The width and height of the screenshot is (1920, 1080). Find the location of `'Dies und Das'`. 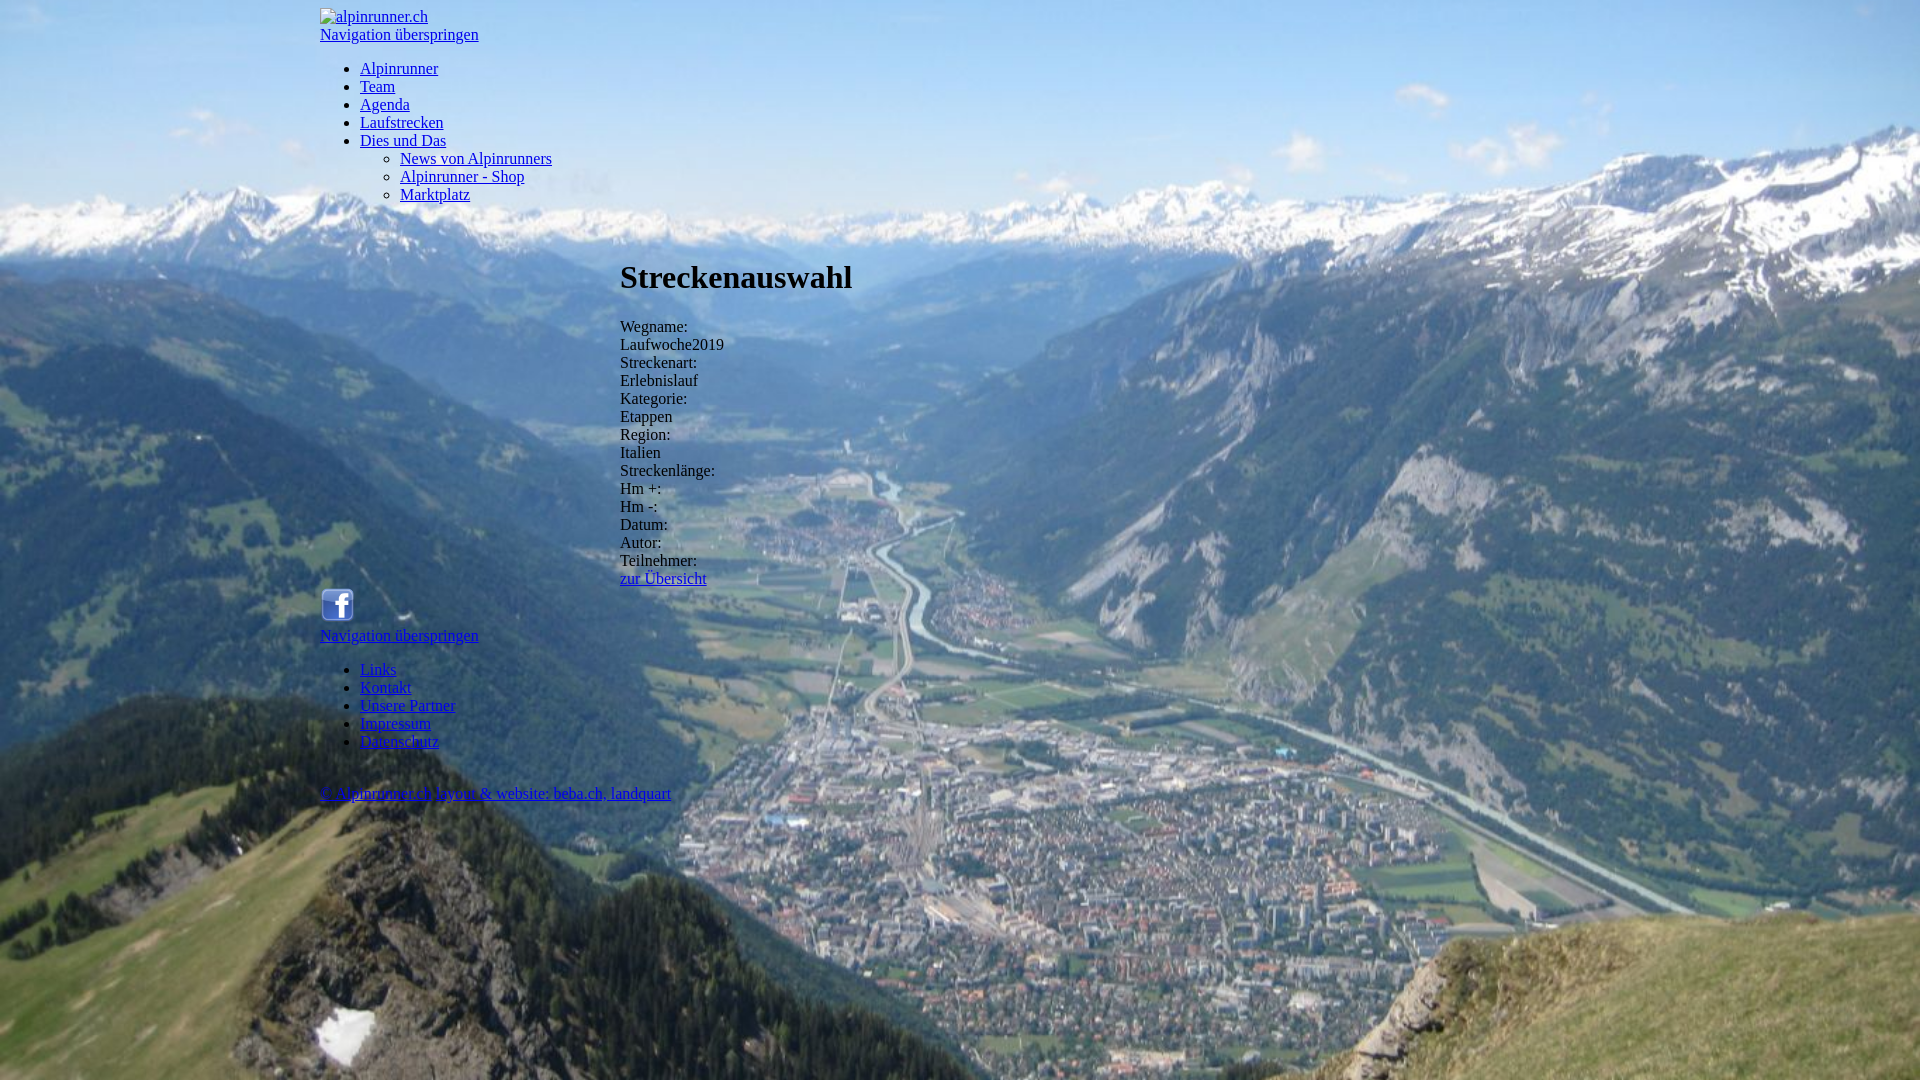

'Dies und Das' is located at coordinates (402, 139).